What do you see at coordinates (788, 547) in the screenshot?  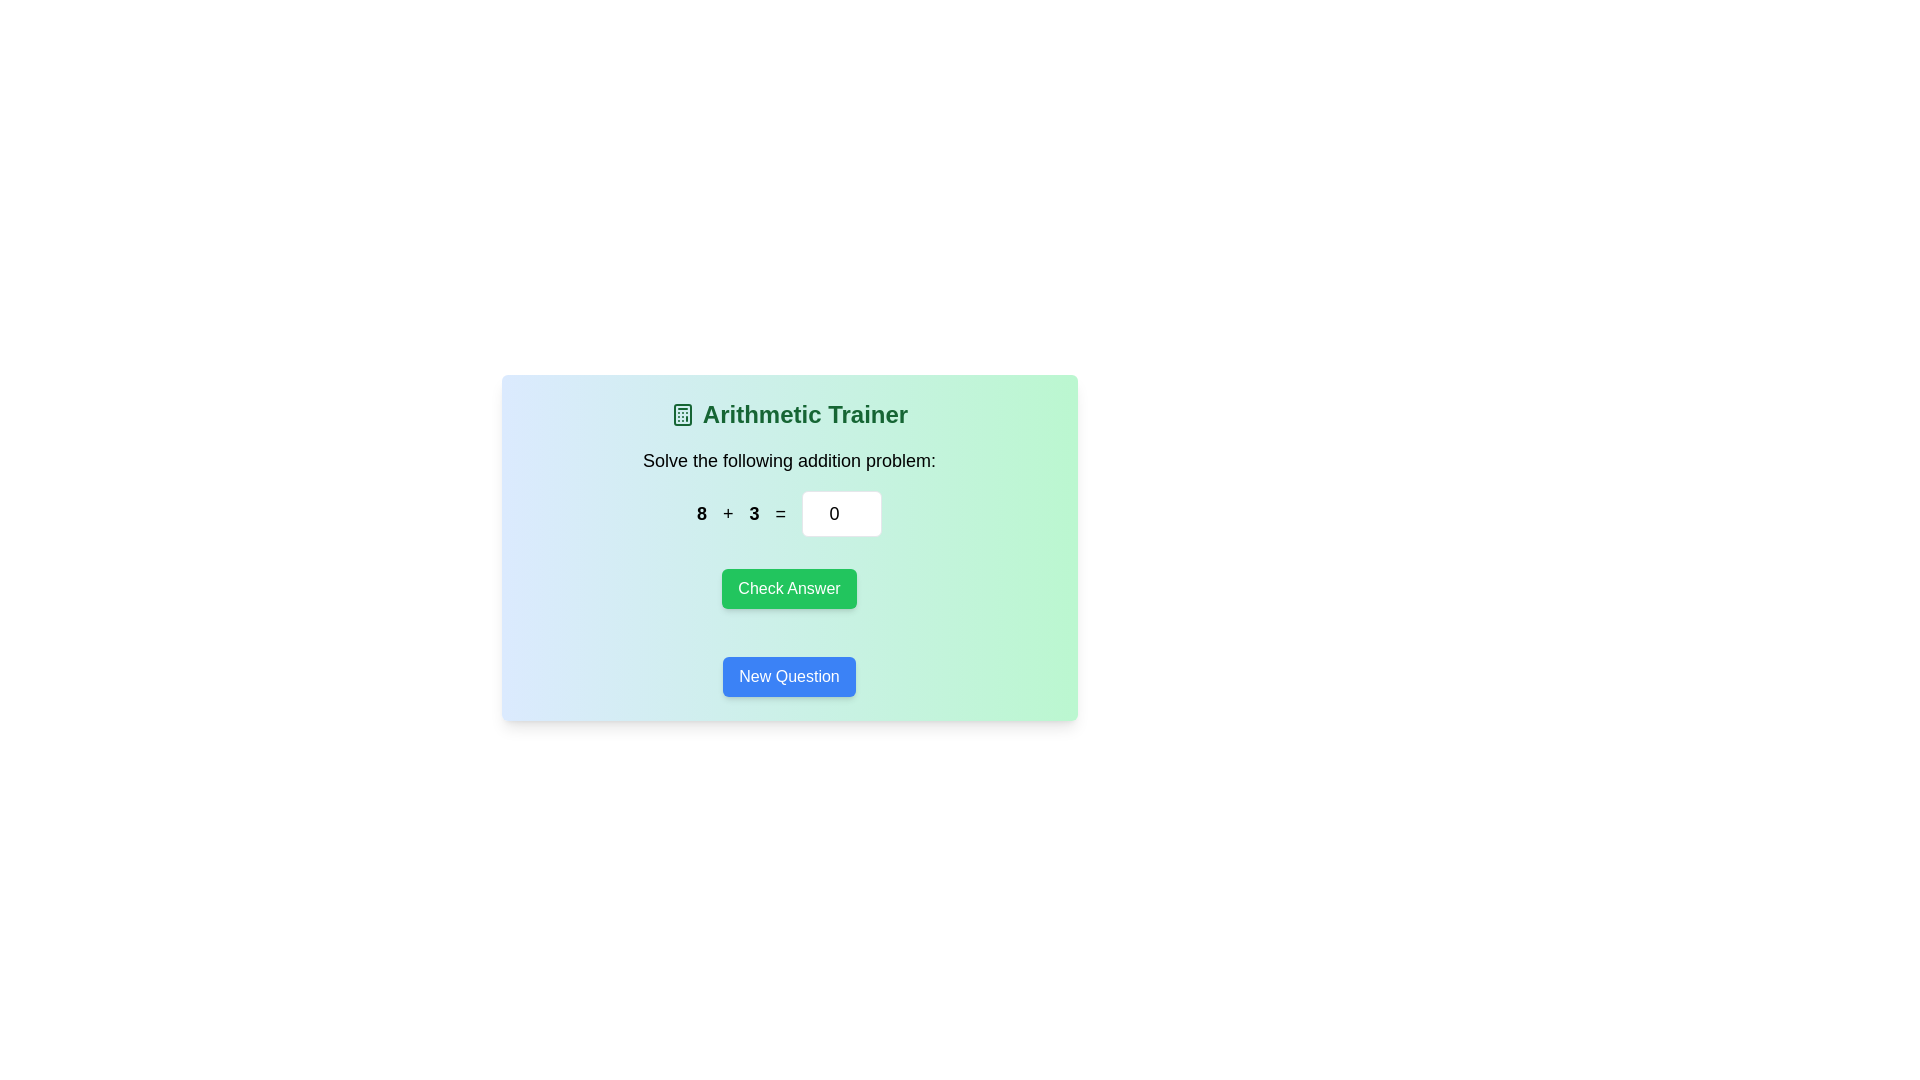 I see `the central interactive panel labeled 'Arithmetic Trainer', which contains a math problem and two buttons for user interaction` at bounding box center [788, 547].